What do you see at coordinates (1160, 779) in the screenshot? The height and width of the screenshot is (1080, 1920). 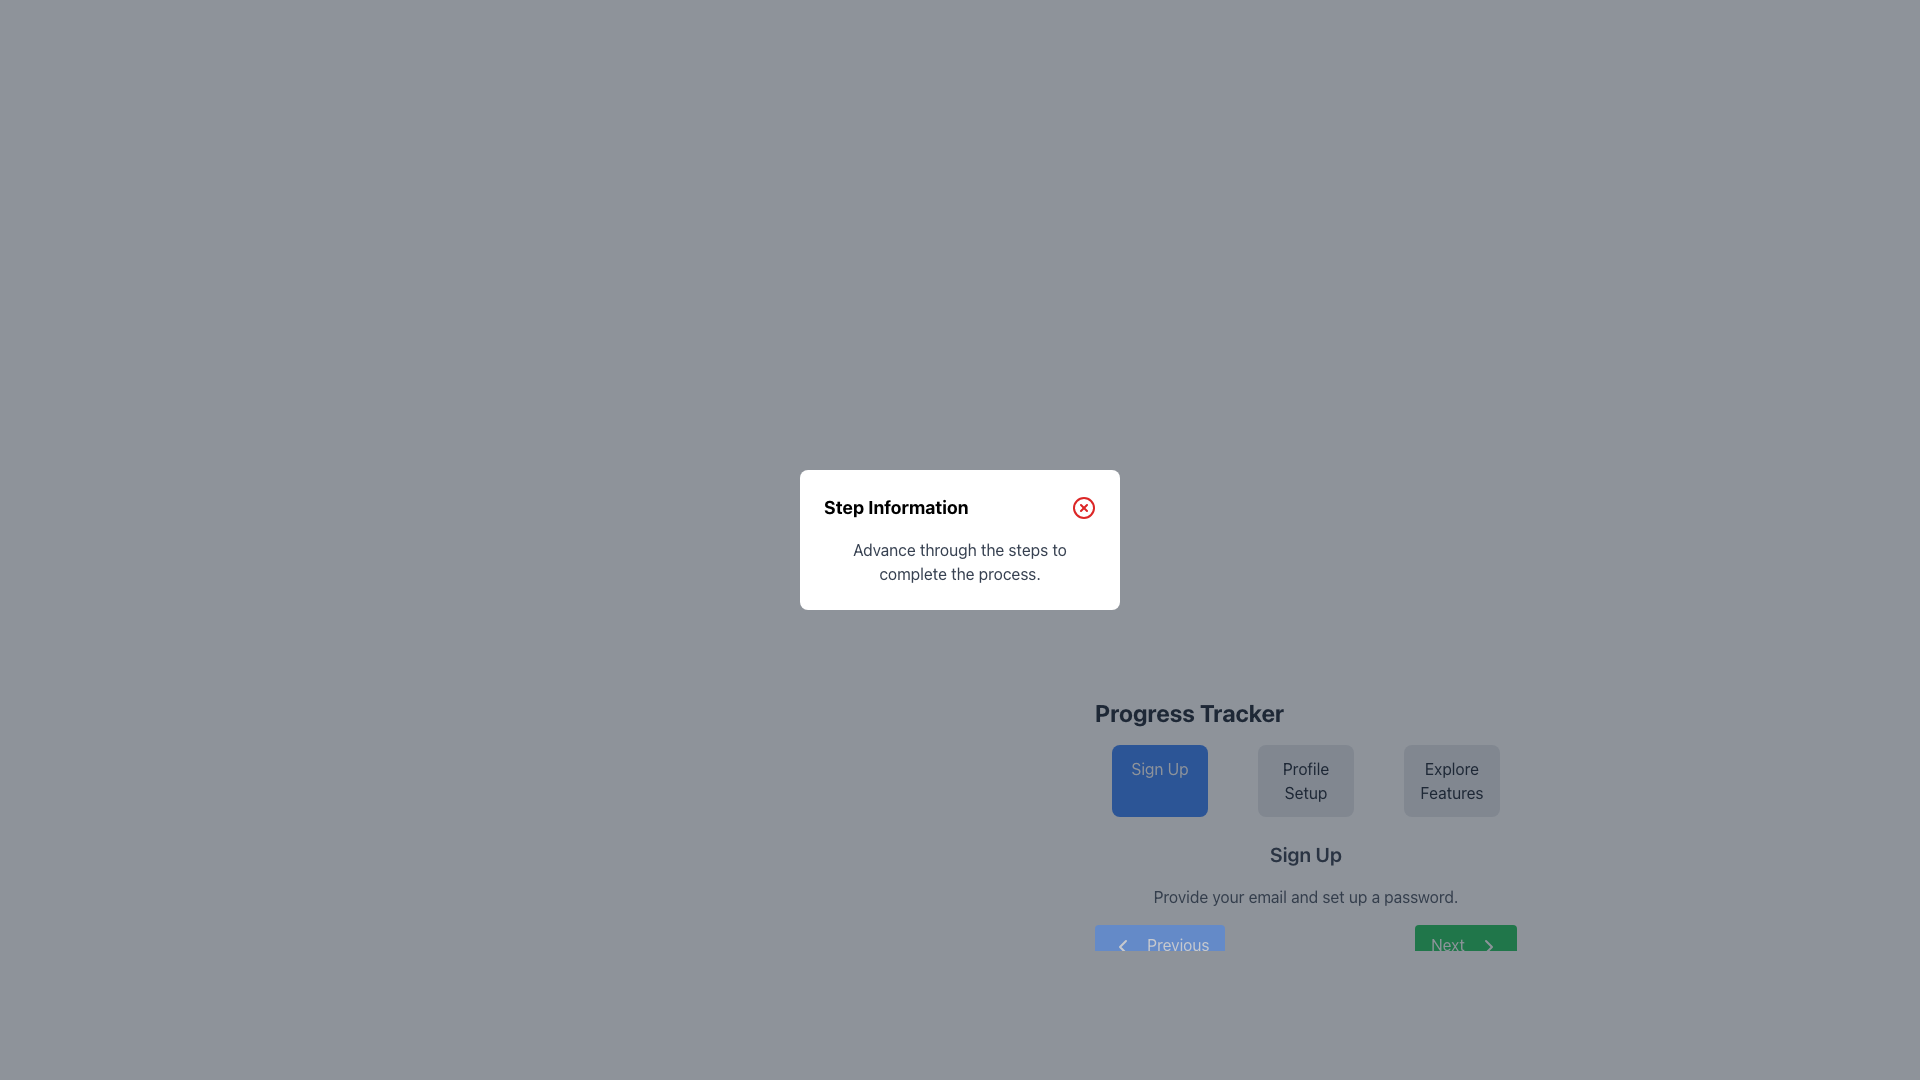 I see `the 'Sign Up' button, which is a rectangular button with rounded corners and white text on a blue background, to initiate the signup process` at bounding box center [1160, 779].